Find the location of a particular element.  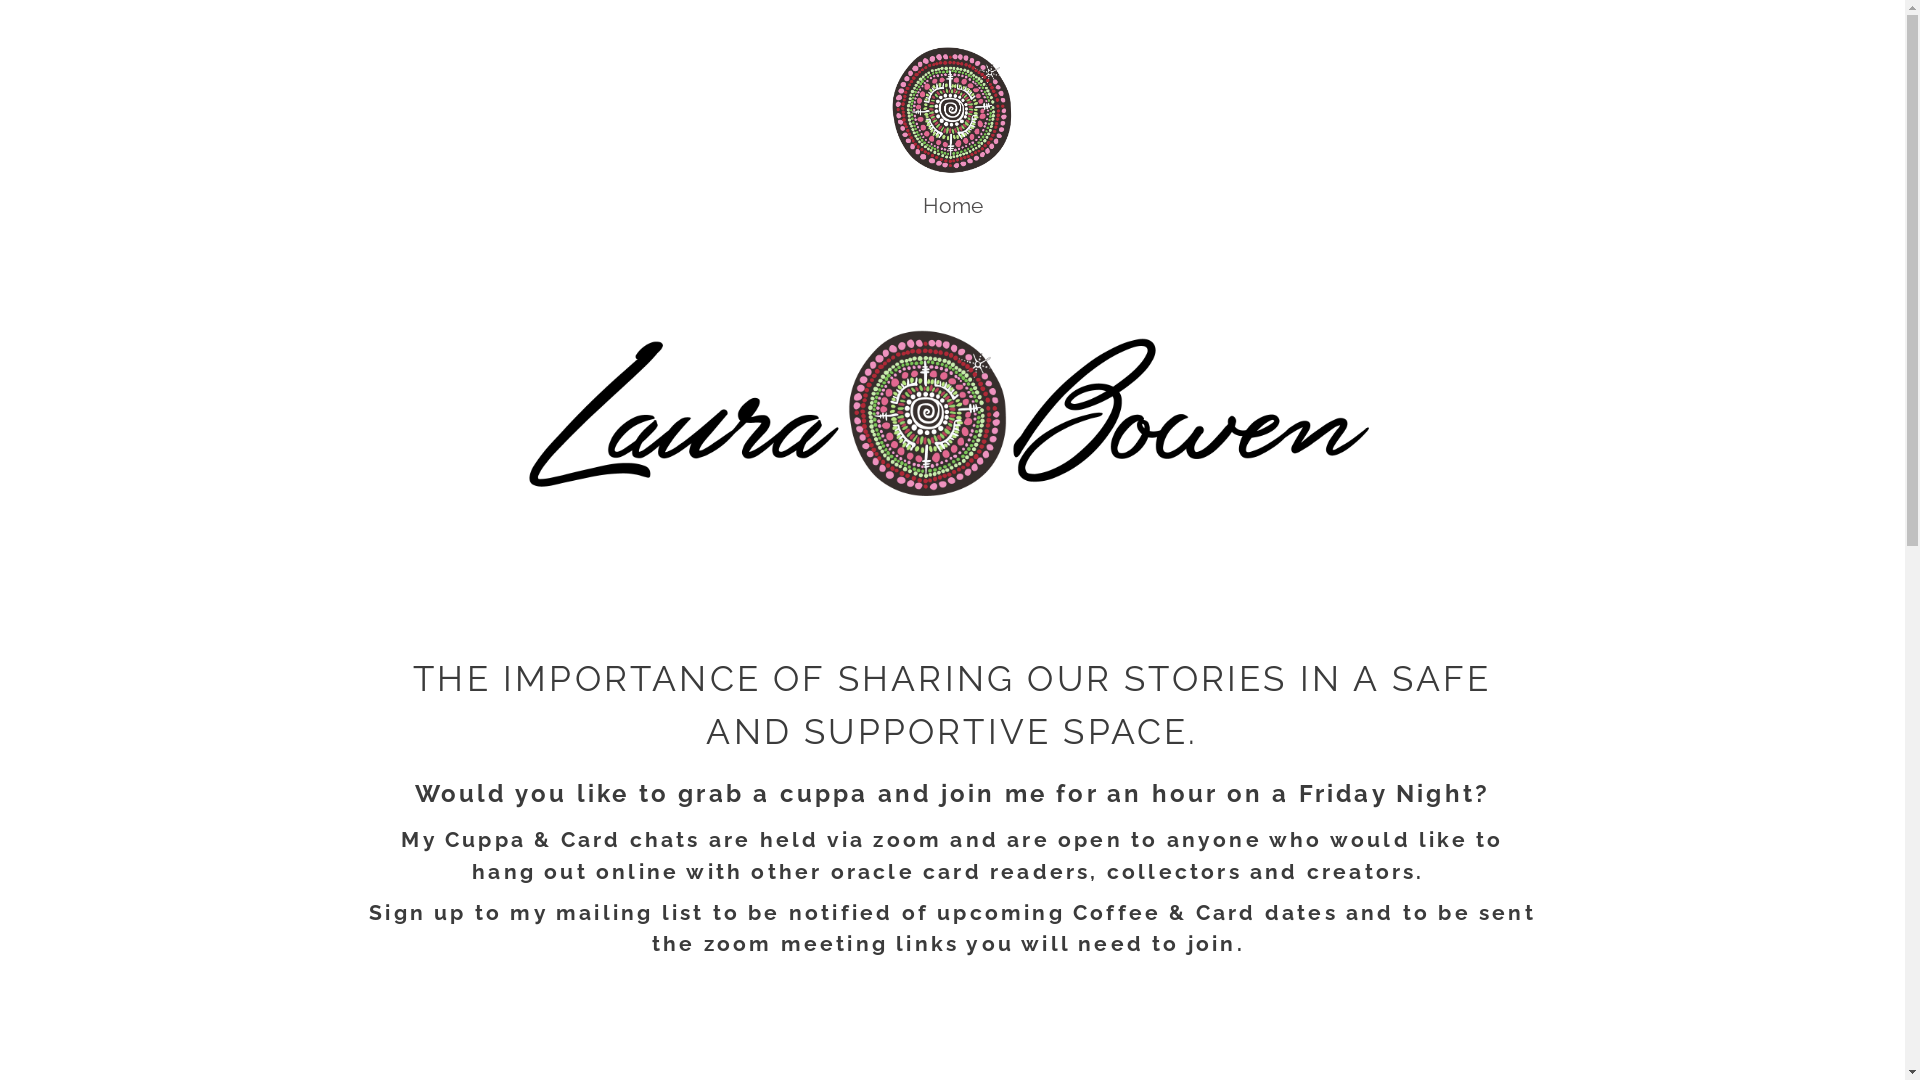

'Home' is located at coordinates (950, 205).